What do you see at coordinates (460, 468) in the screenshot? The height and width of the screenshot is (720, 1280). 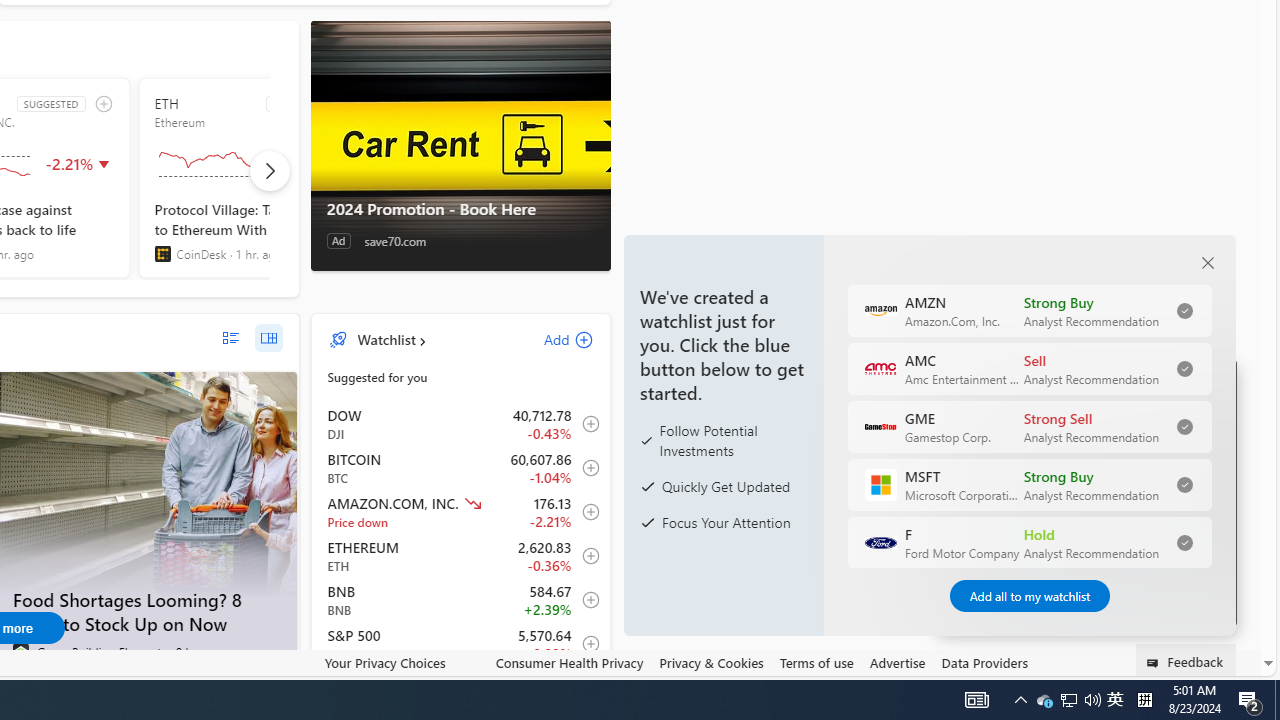 I see `'BTC Bitcoin decrease 60,607.86 -629.74 -1.04% item1'` at bounding box center [460, 468].